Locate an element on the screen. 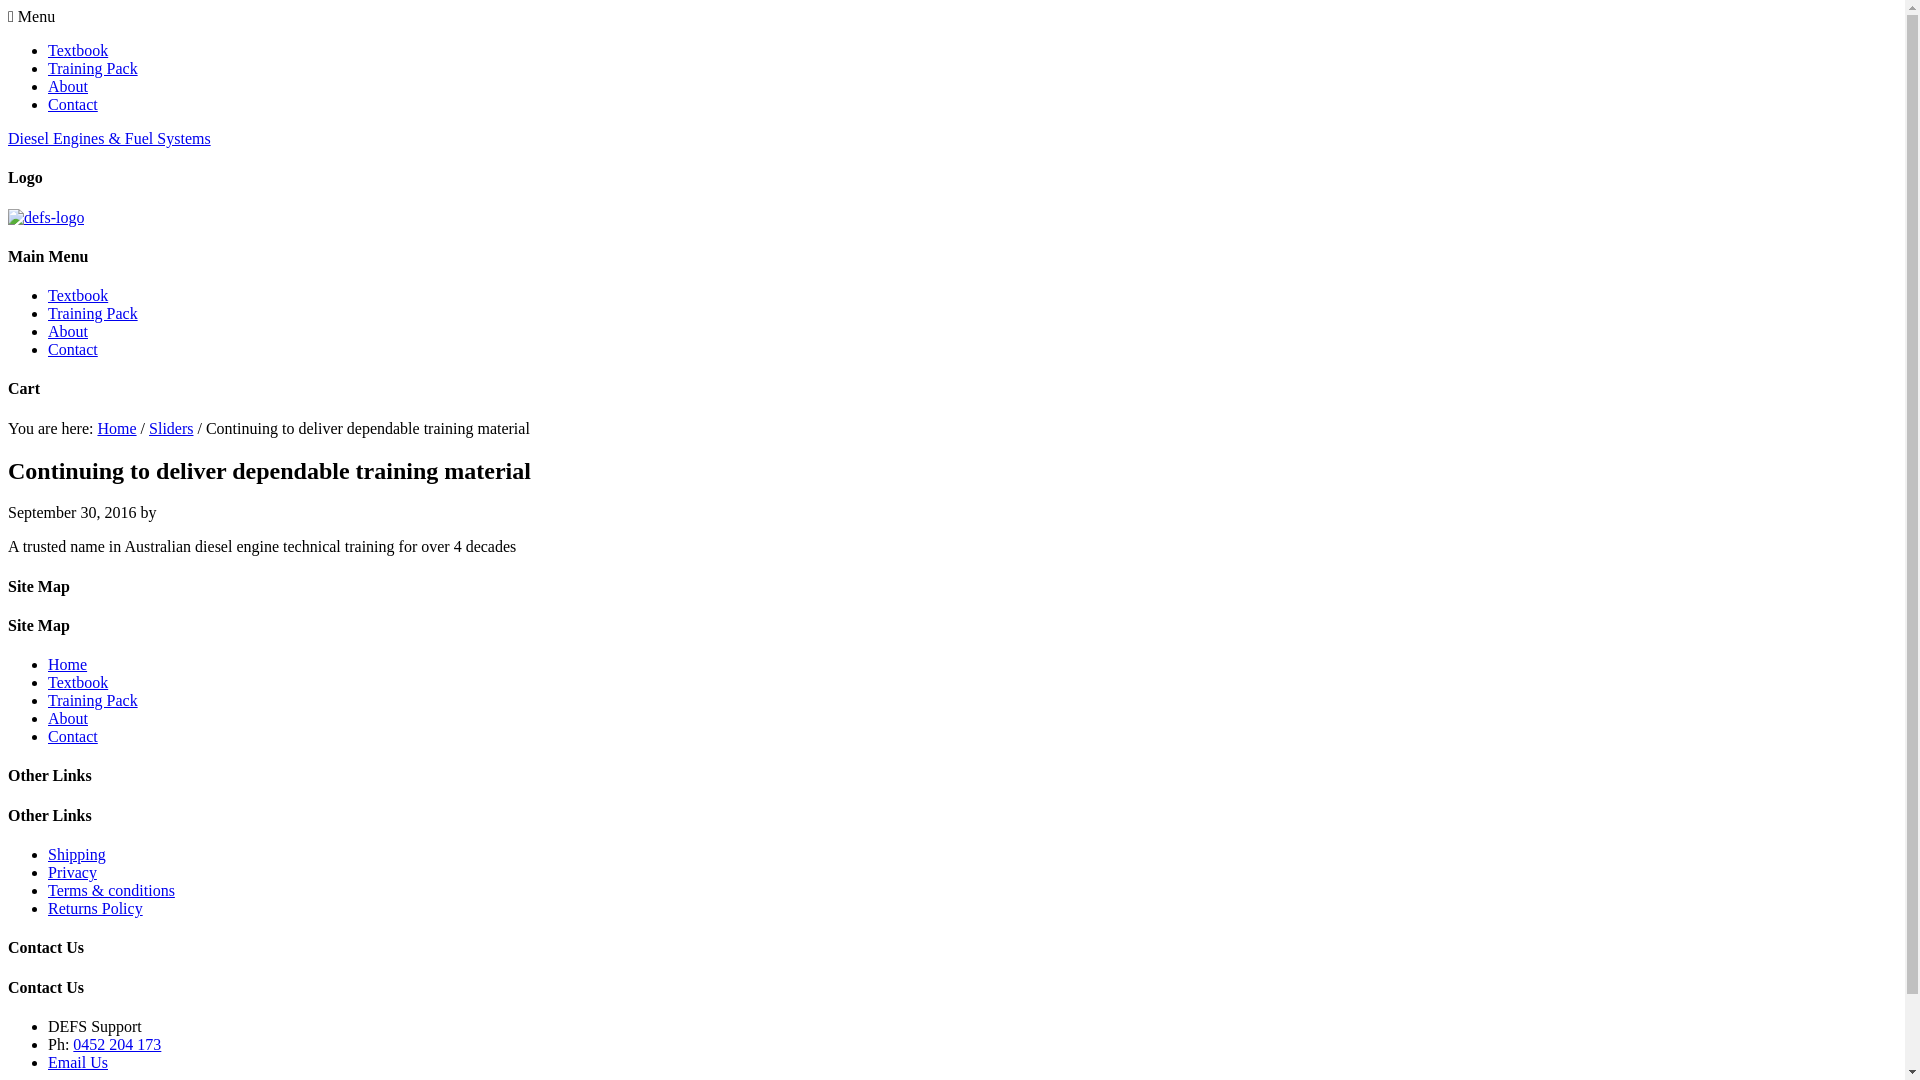 The width and height of the screenshot is (1920, 1080). 'Sliders' is located at coordinates (147, 427).